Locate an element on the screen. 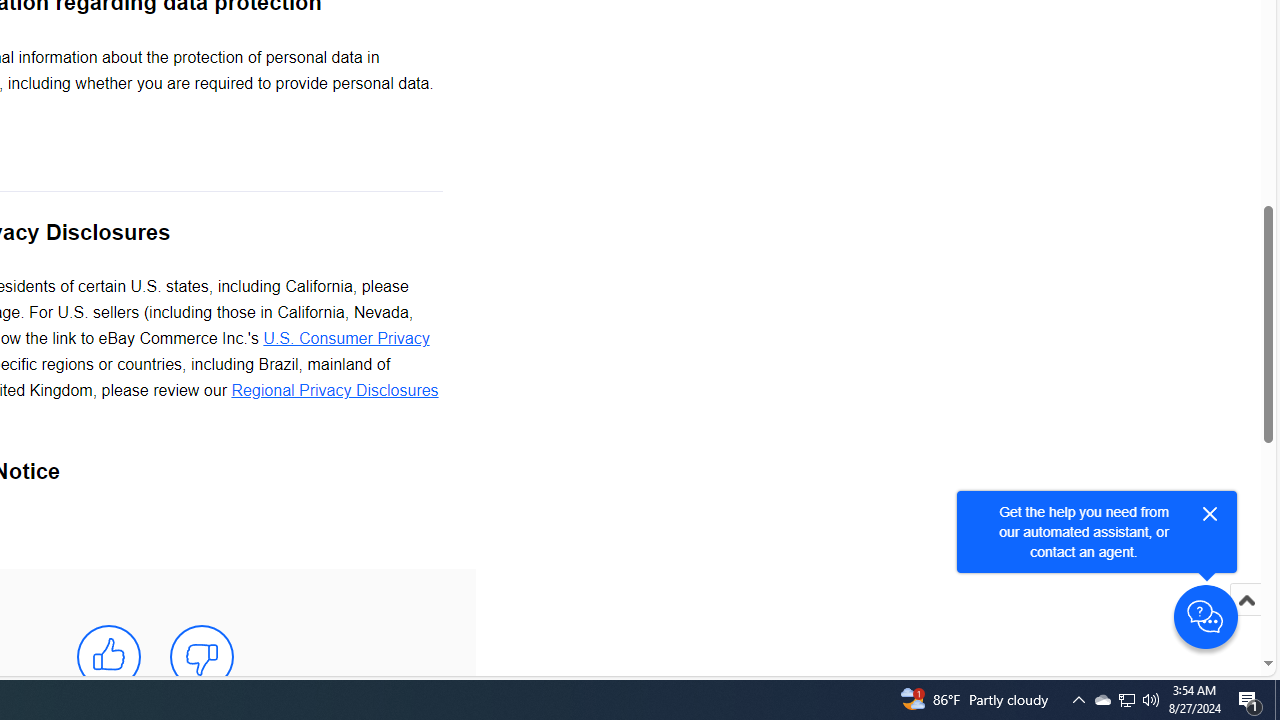 Image resolution: width=1280 pixels, height=720 pixels. 'mark this article helpful' is located at coordinates (107, 657).